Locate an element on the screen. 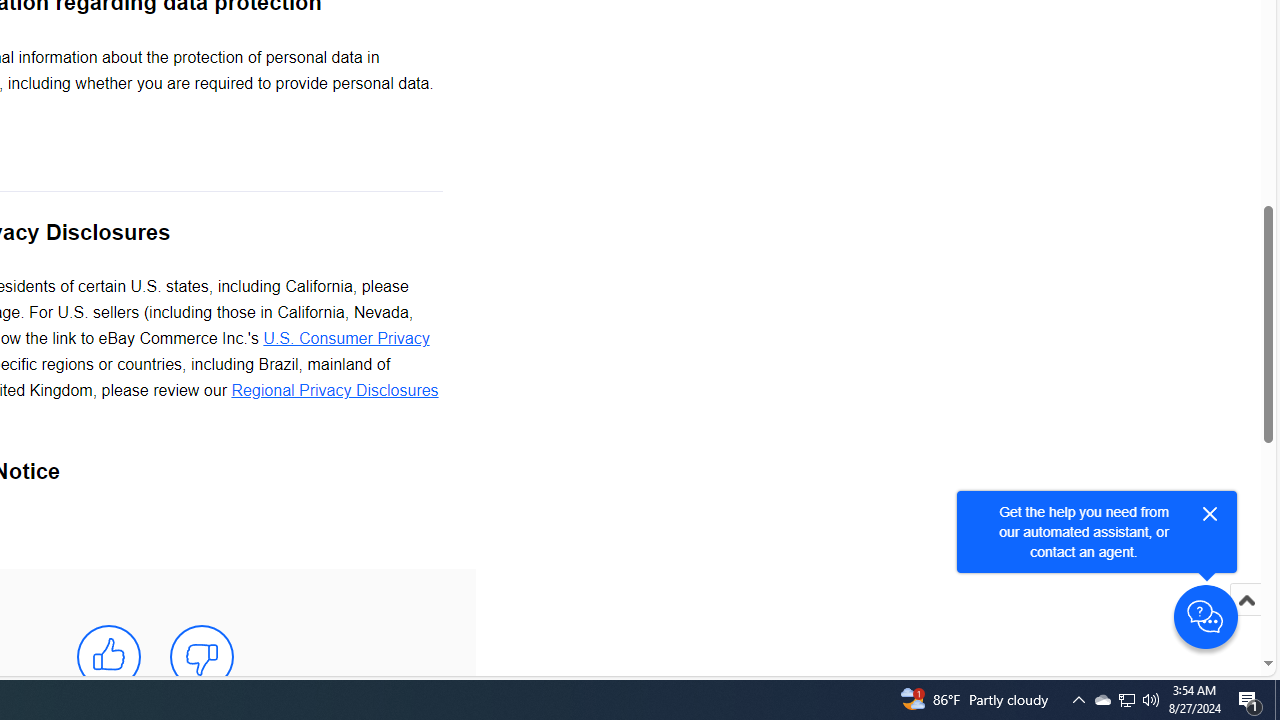 Image resolution: width=1280 pixels, height=720 pixels. 'mark this article helpful' is located at coordinates (107, 657).